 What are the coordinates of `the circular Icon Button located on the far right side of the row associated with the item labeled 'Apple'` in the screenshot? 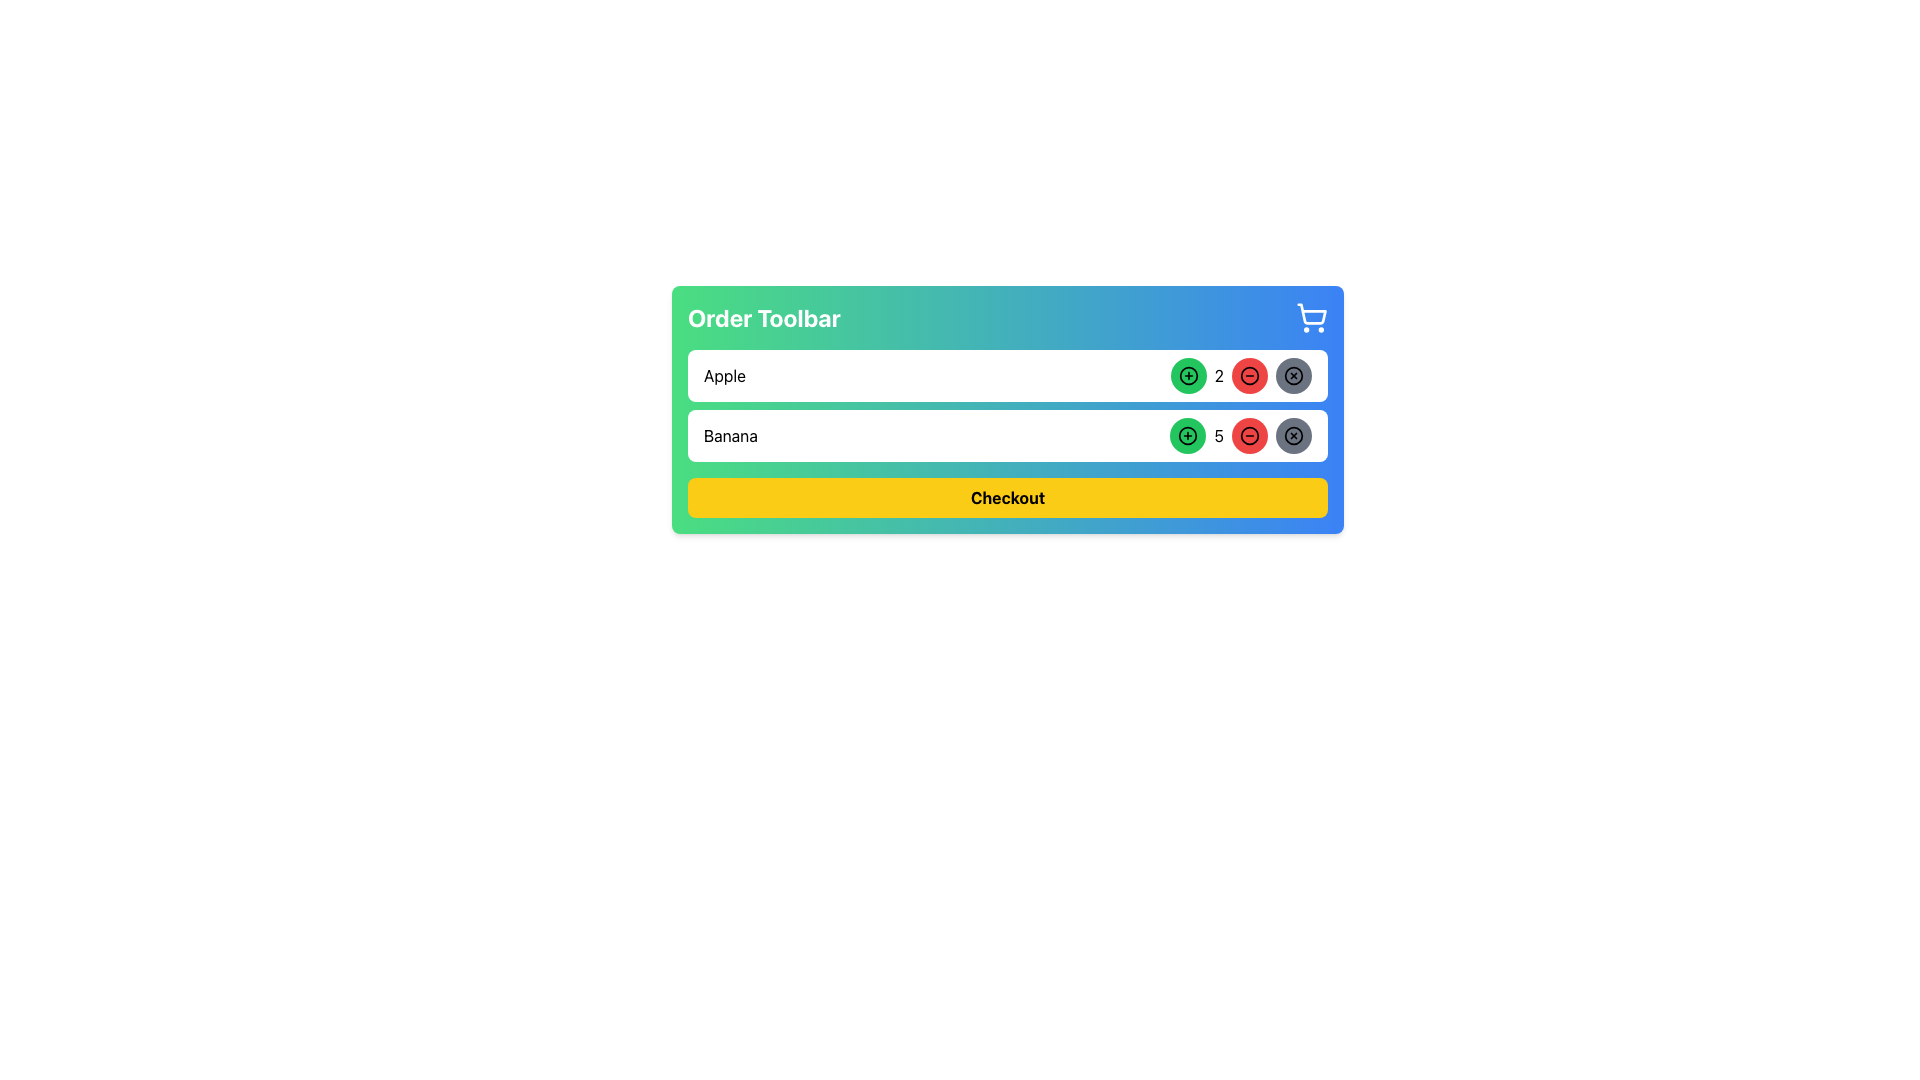 It's located at (1294, 375).